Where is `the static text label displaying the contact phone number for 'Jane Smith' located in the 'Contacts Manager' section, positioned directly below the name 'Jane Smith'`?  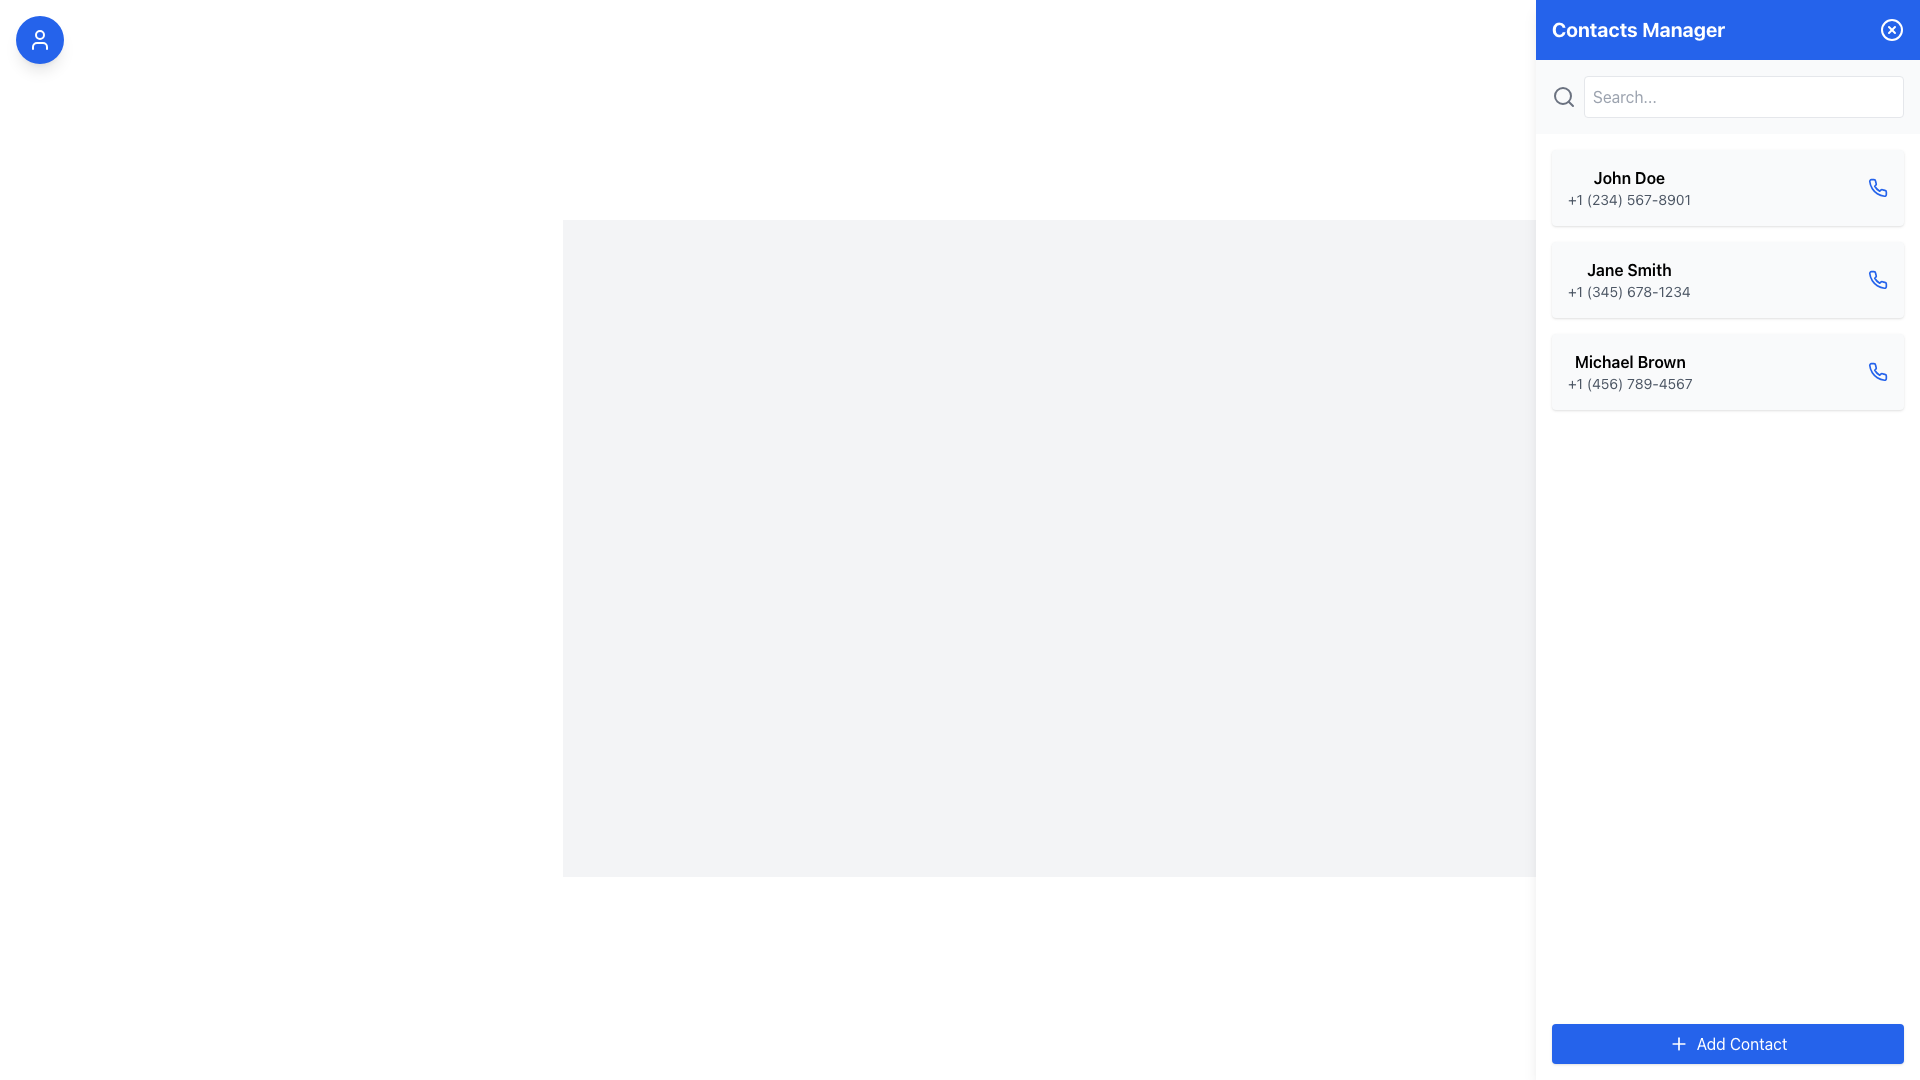
the static text label displaying the contact phone number for 'Jane Smith' located in the 'Contacts Manager' section, positioned directly below the name 'Jane Smith' is located at coordinates (1629, 292).